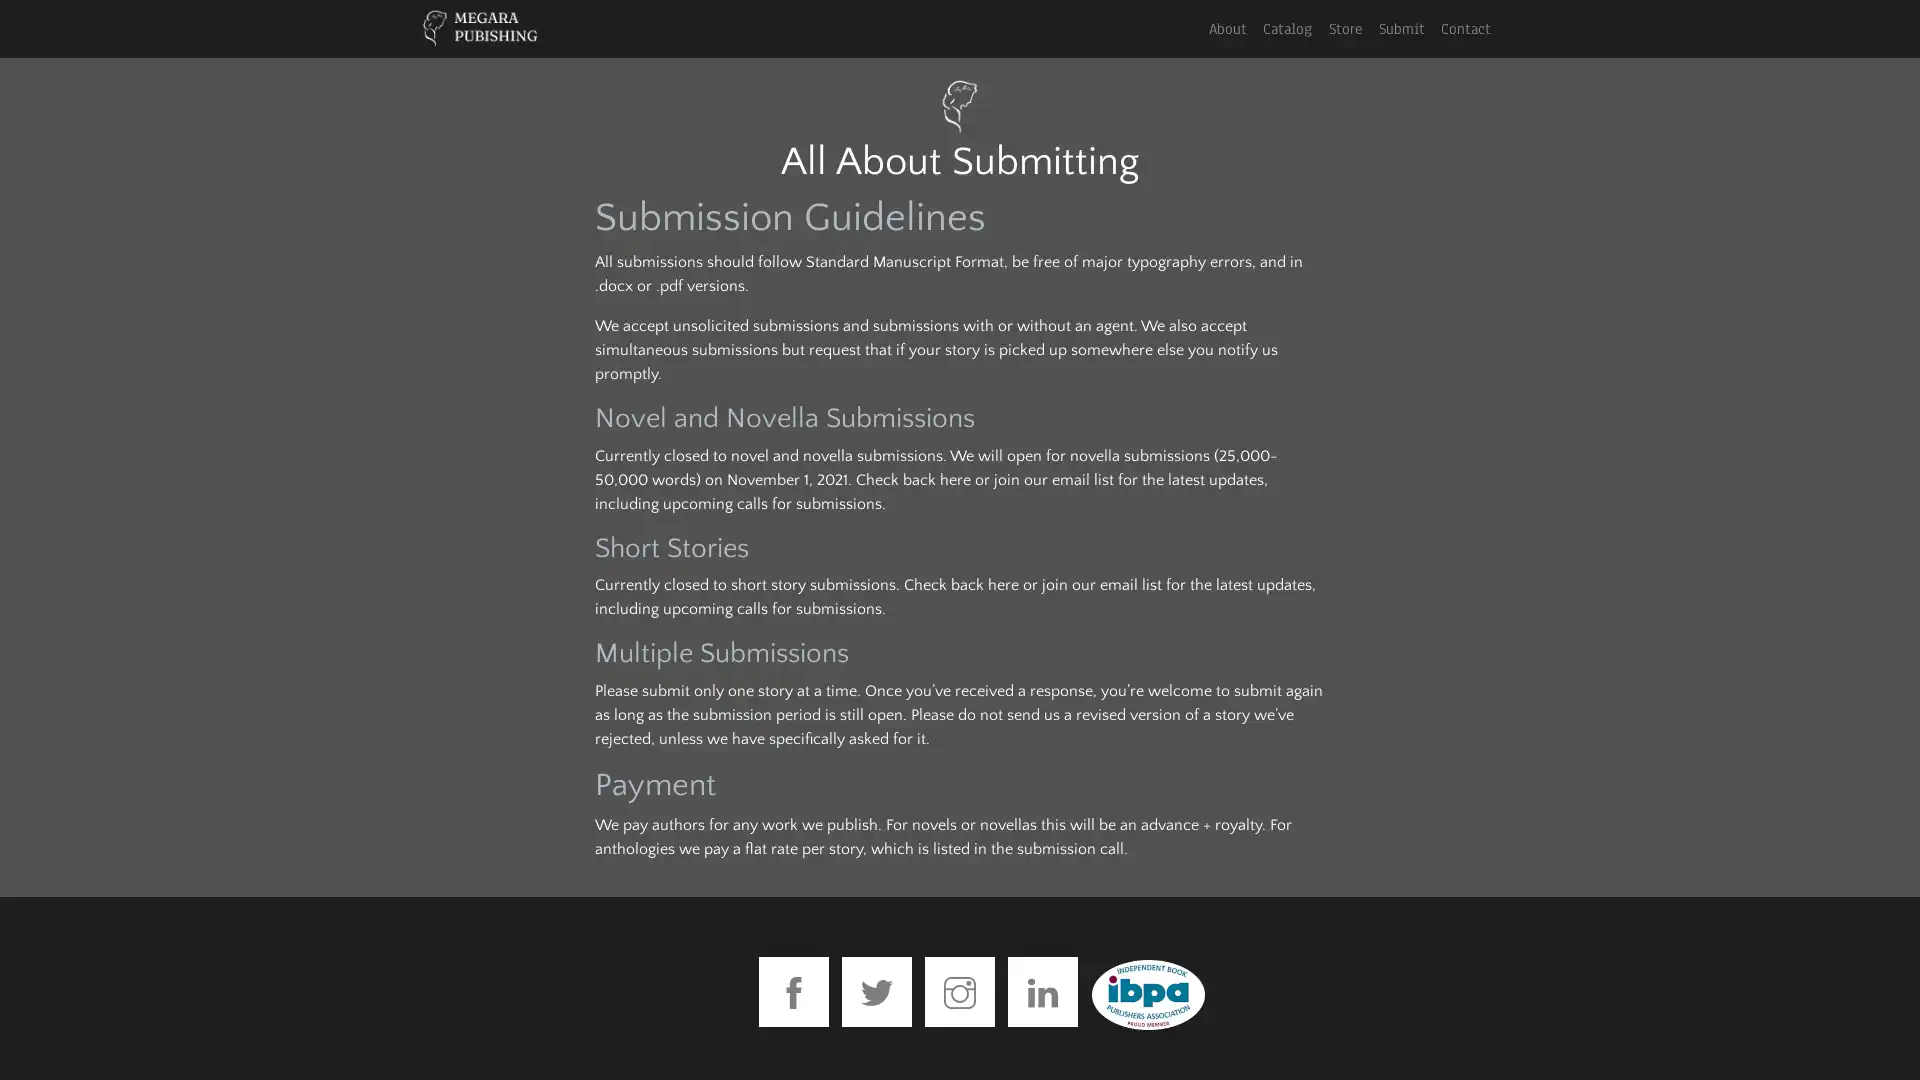  I want to click on Close, so click(1186, 56).